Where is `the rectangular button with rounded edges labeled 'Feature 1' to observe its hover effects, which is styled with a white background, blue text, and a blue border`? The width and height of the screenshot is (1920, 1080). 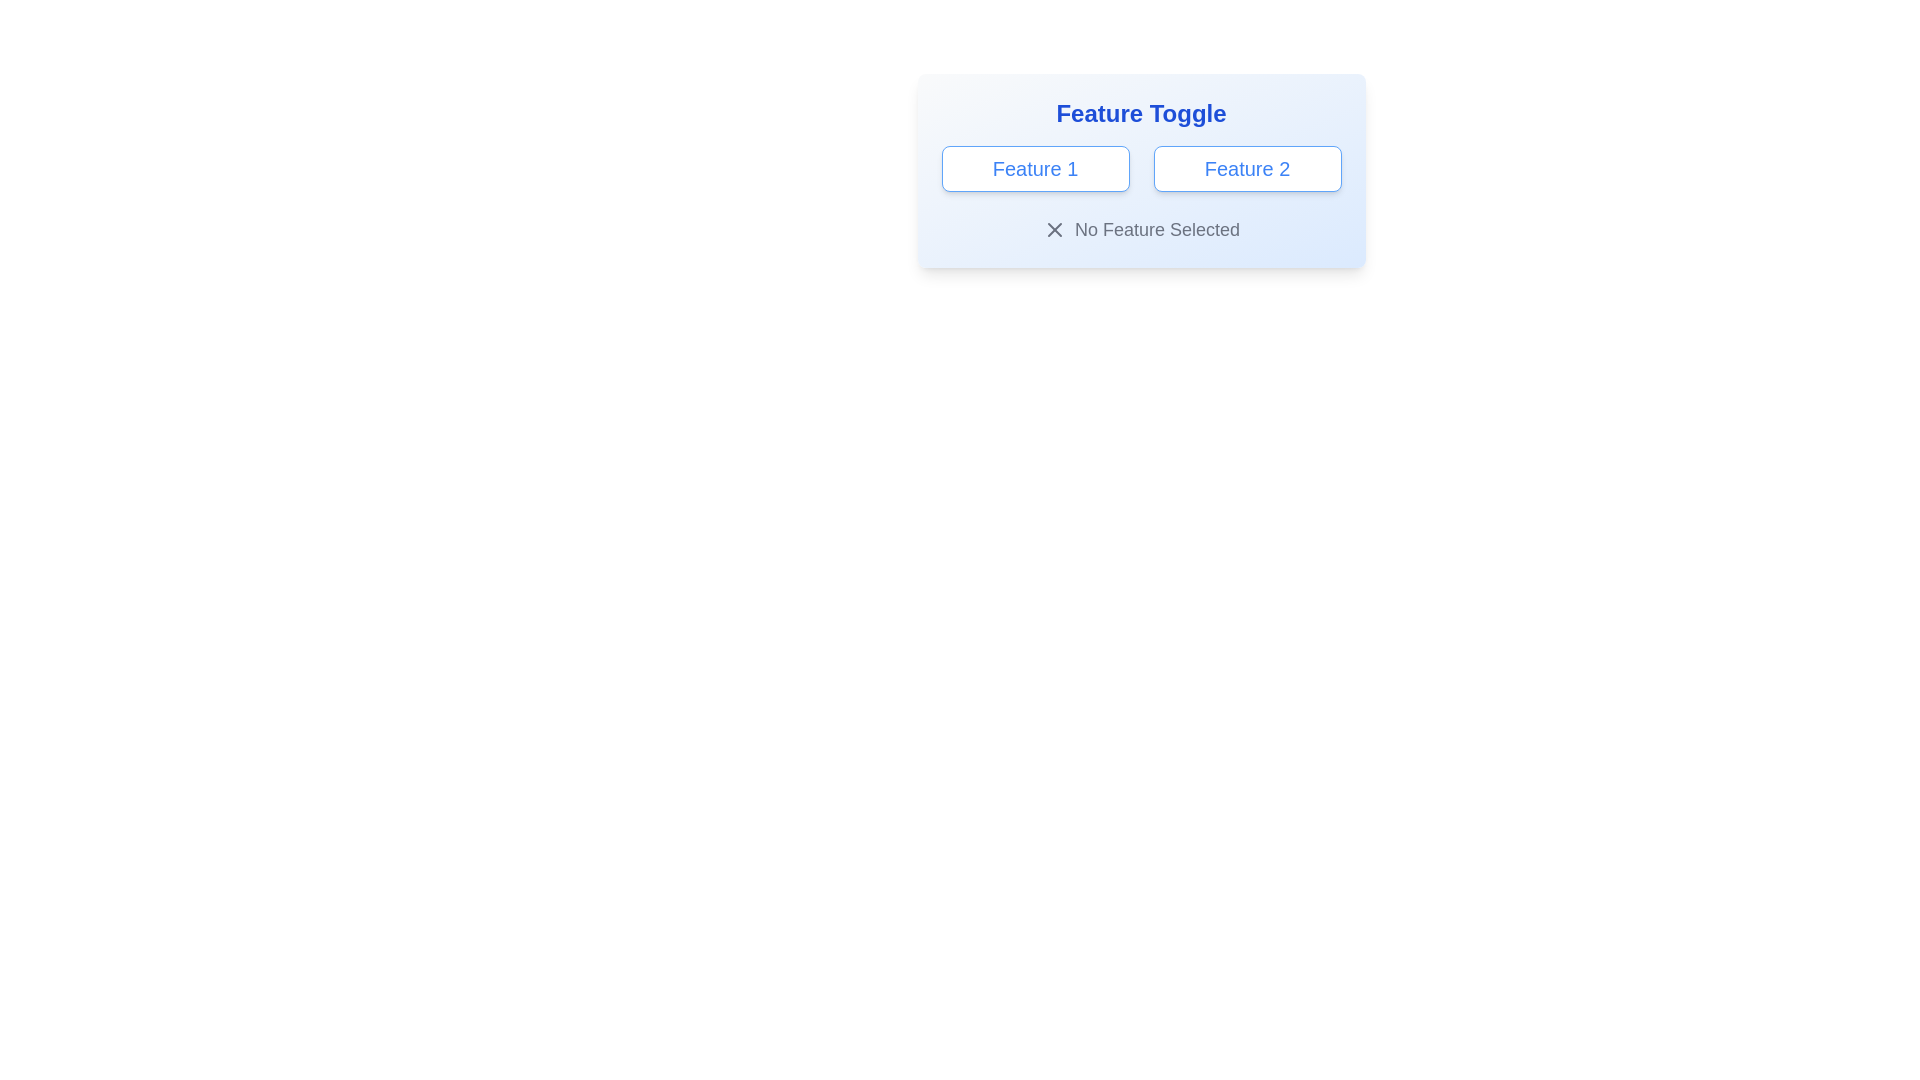
the rectangular button with rounded edges labeled 'Feature 1' to observe its hover effects, which is styled with a white background, blue text, and a blue border is located at coordinates (1035, 168).